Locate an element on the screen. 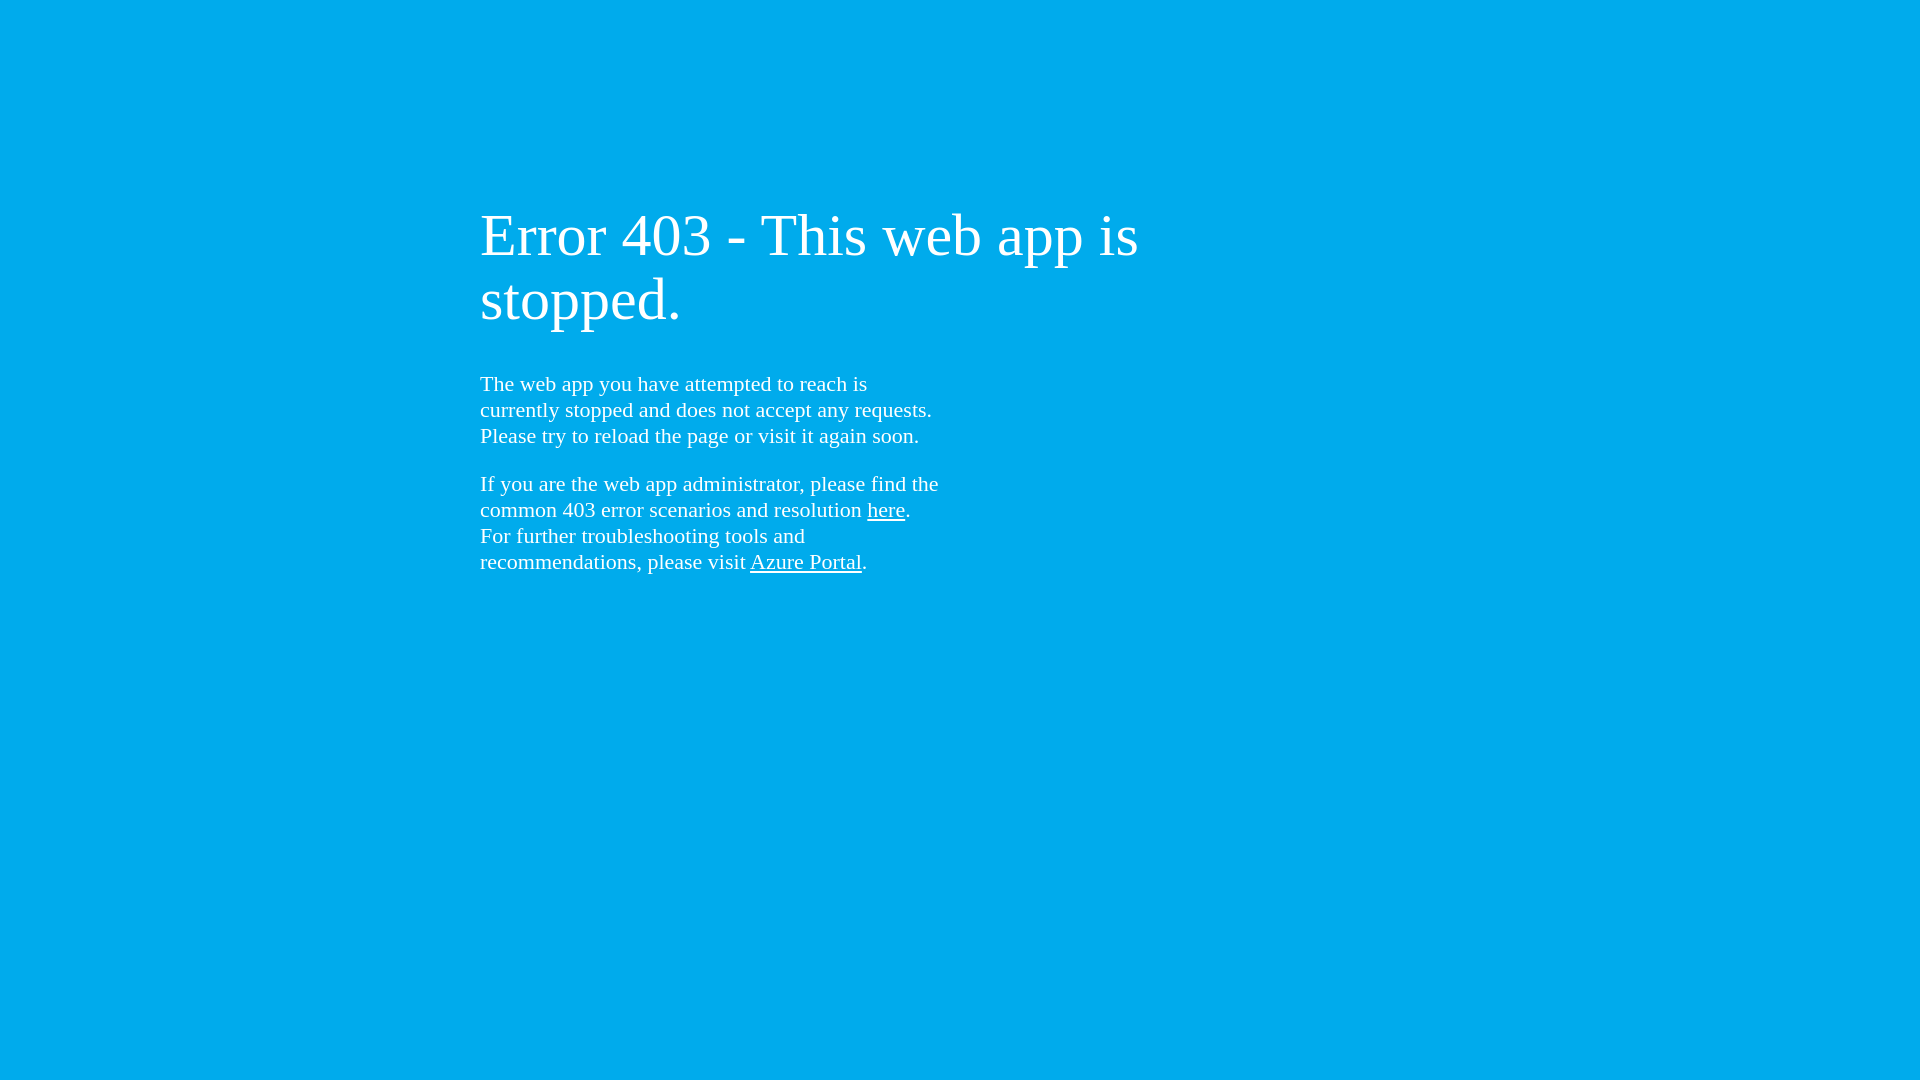  'Azure Portal' is located at coordinates (806, 561).